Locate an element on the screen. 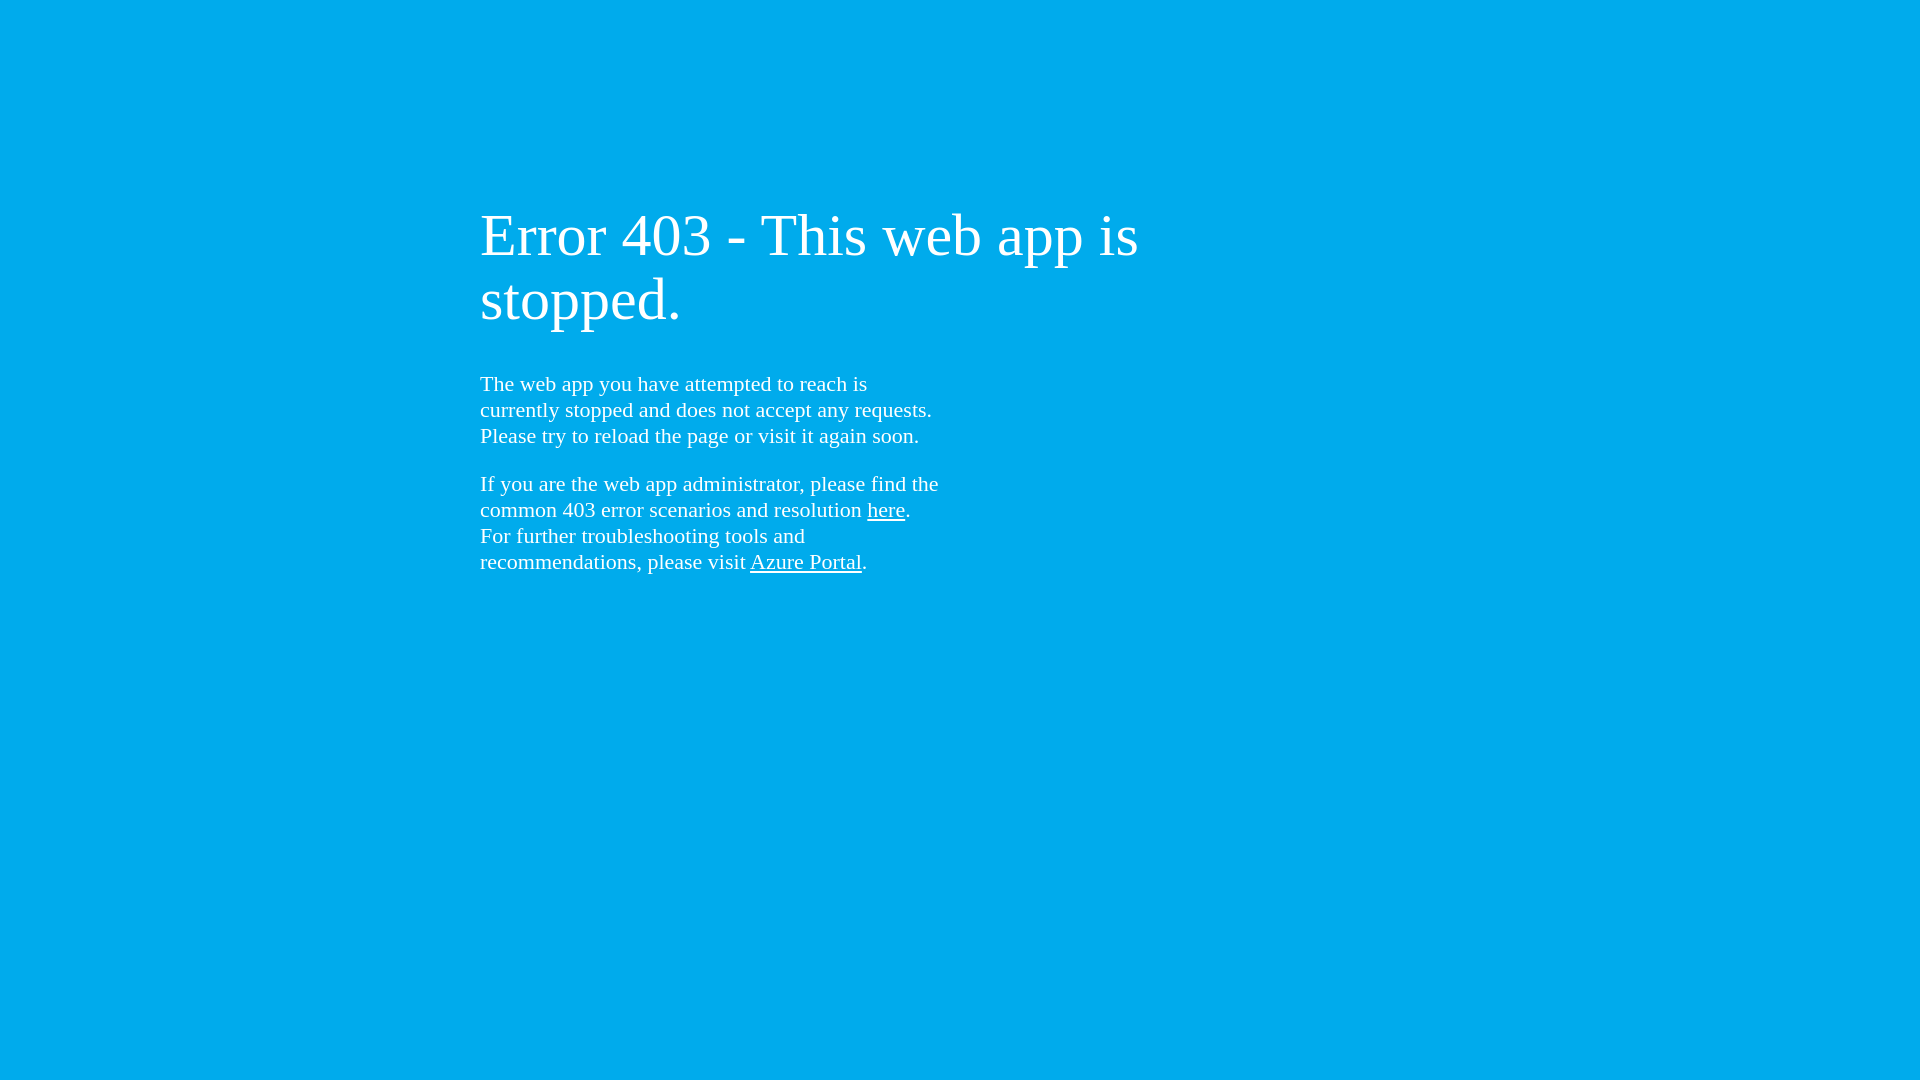  'Azure Portal' is located at coordinates (806, 561).